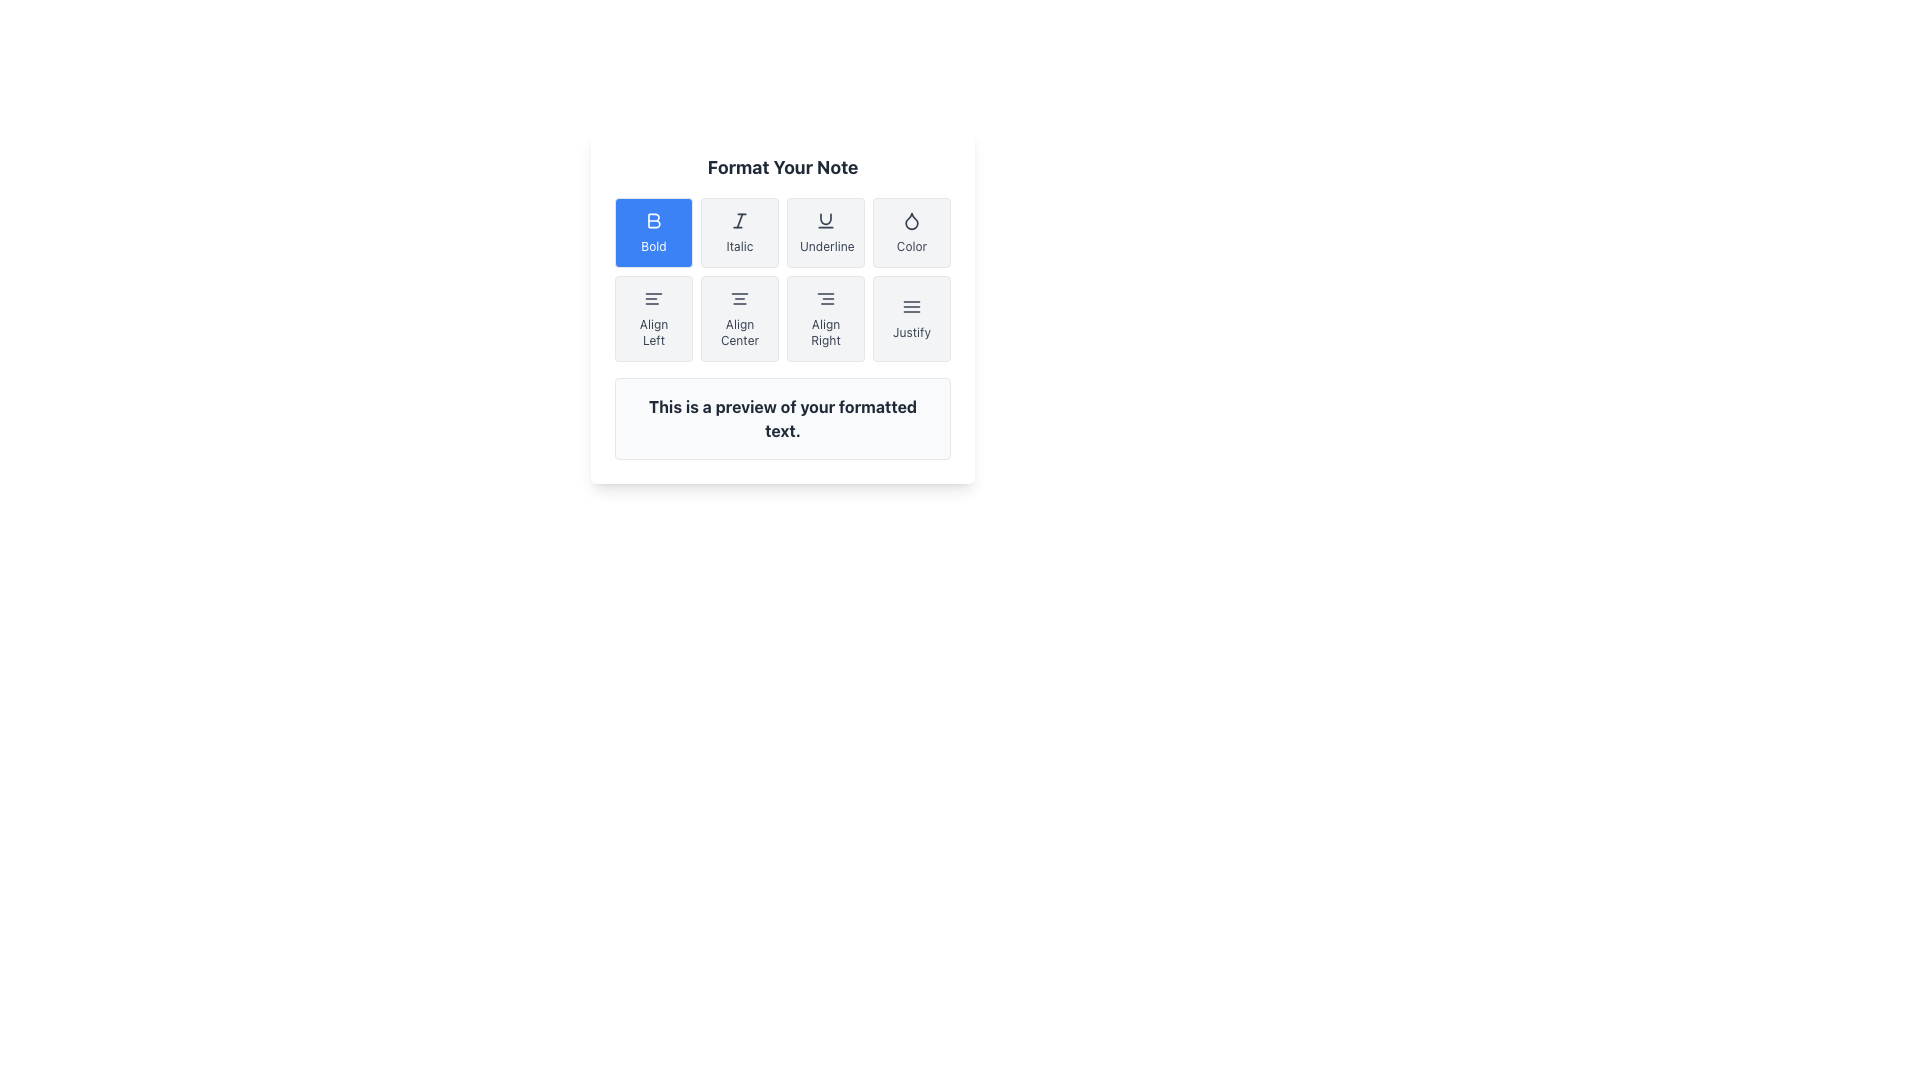 The width and height of the screenshot is (1920, 1080). What do you see at coordinates (825, 231) in the screenshot?
I see `the 'Underline' button, which is a rectangular button with a light gray background and rounded edges, featuring an uppercase 'U' icon with an underline and the text 'Underline' below it` at bounding box center [825, 231].